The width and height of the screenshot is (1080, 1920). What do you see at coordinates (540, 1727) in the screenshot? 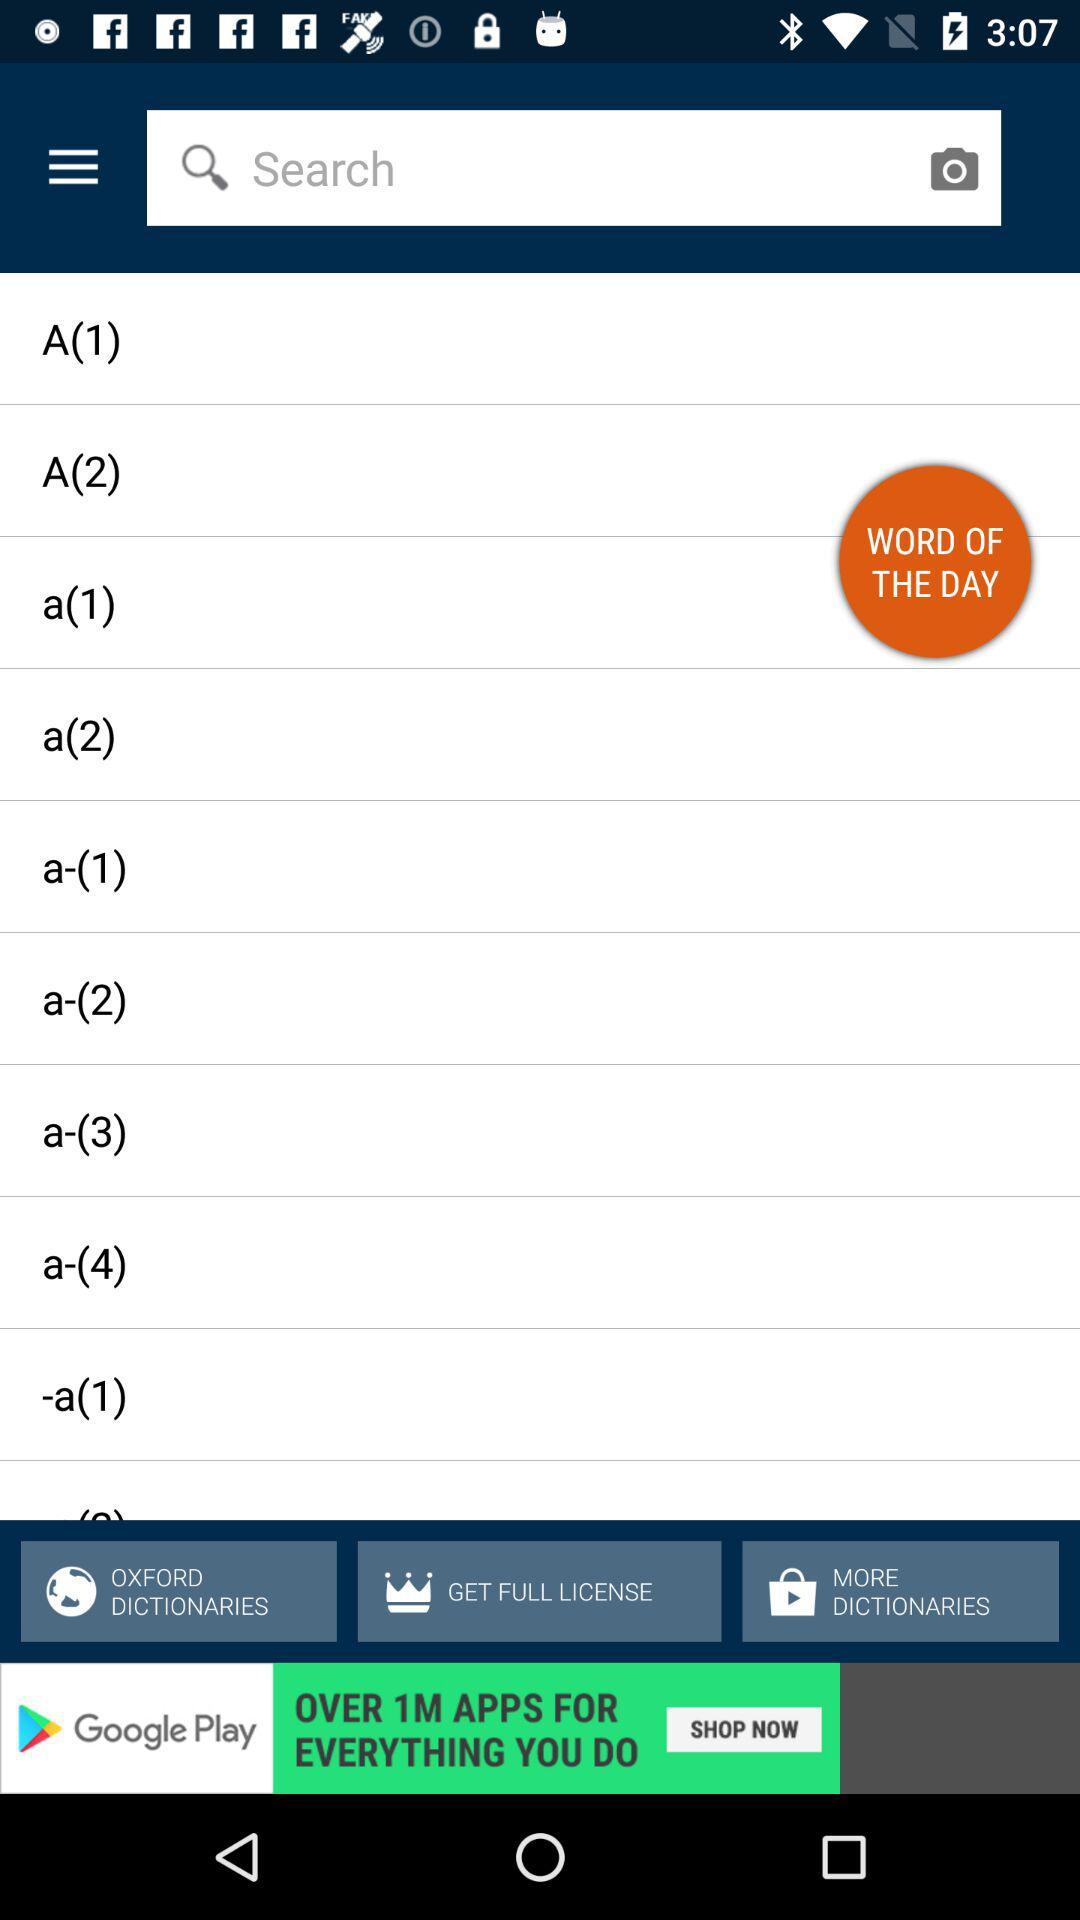
I see `advertisement link` at bounding box center [540, 1727].